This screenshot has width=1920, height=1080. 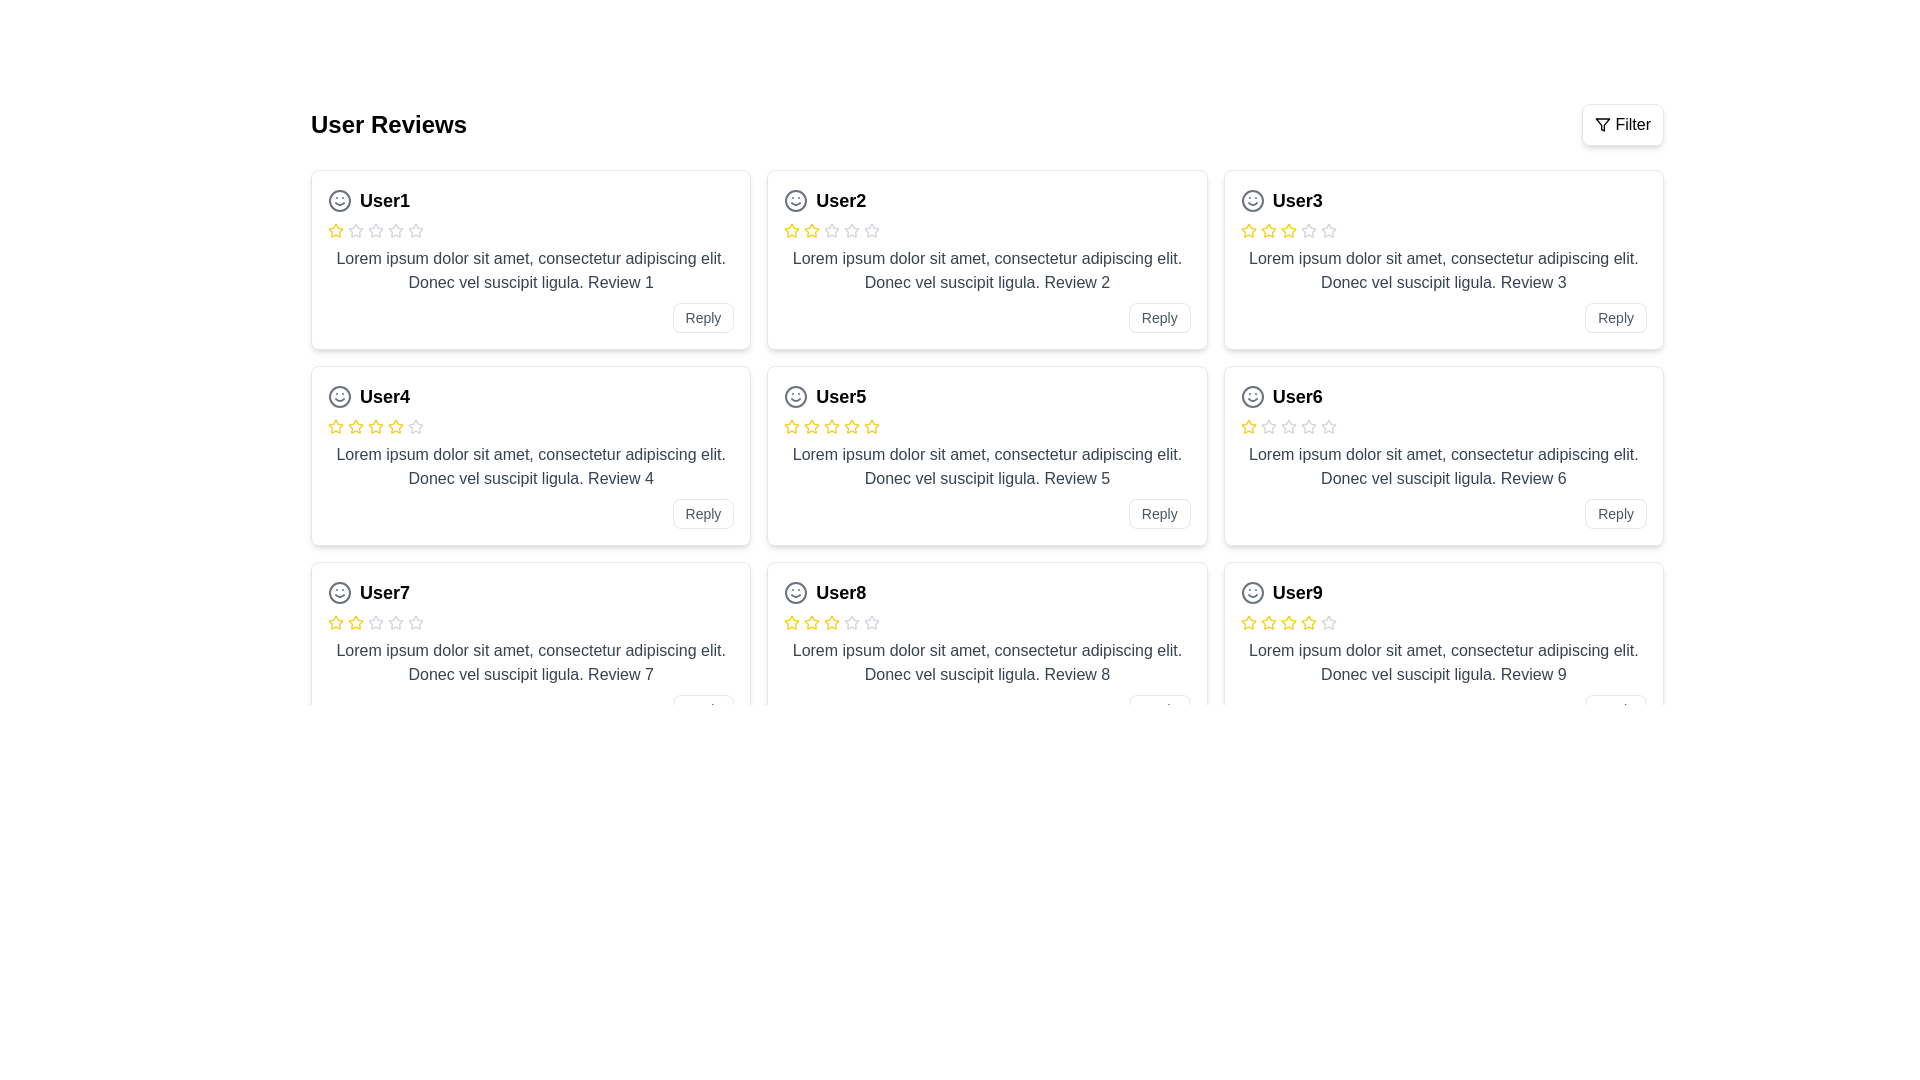 What do you see at coordinates (987, 270) in the screenshot?
I see `review content displayed in the text block for 'User2,' which is located in the right column of the first row under 'User Reviews.' This text block is positioned below the user name and rating components and above the 'Reply' button` at bounding box center [987, 270].